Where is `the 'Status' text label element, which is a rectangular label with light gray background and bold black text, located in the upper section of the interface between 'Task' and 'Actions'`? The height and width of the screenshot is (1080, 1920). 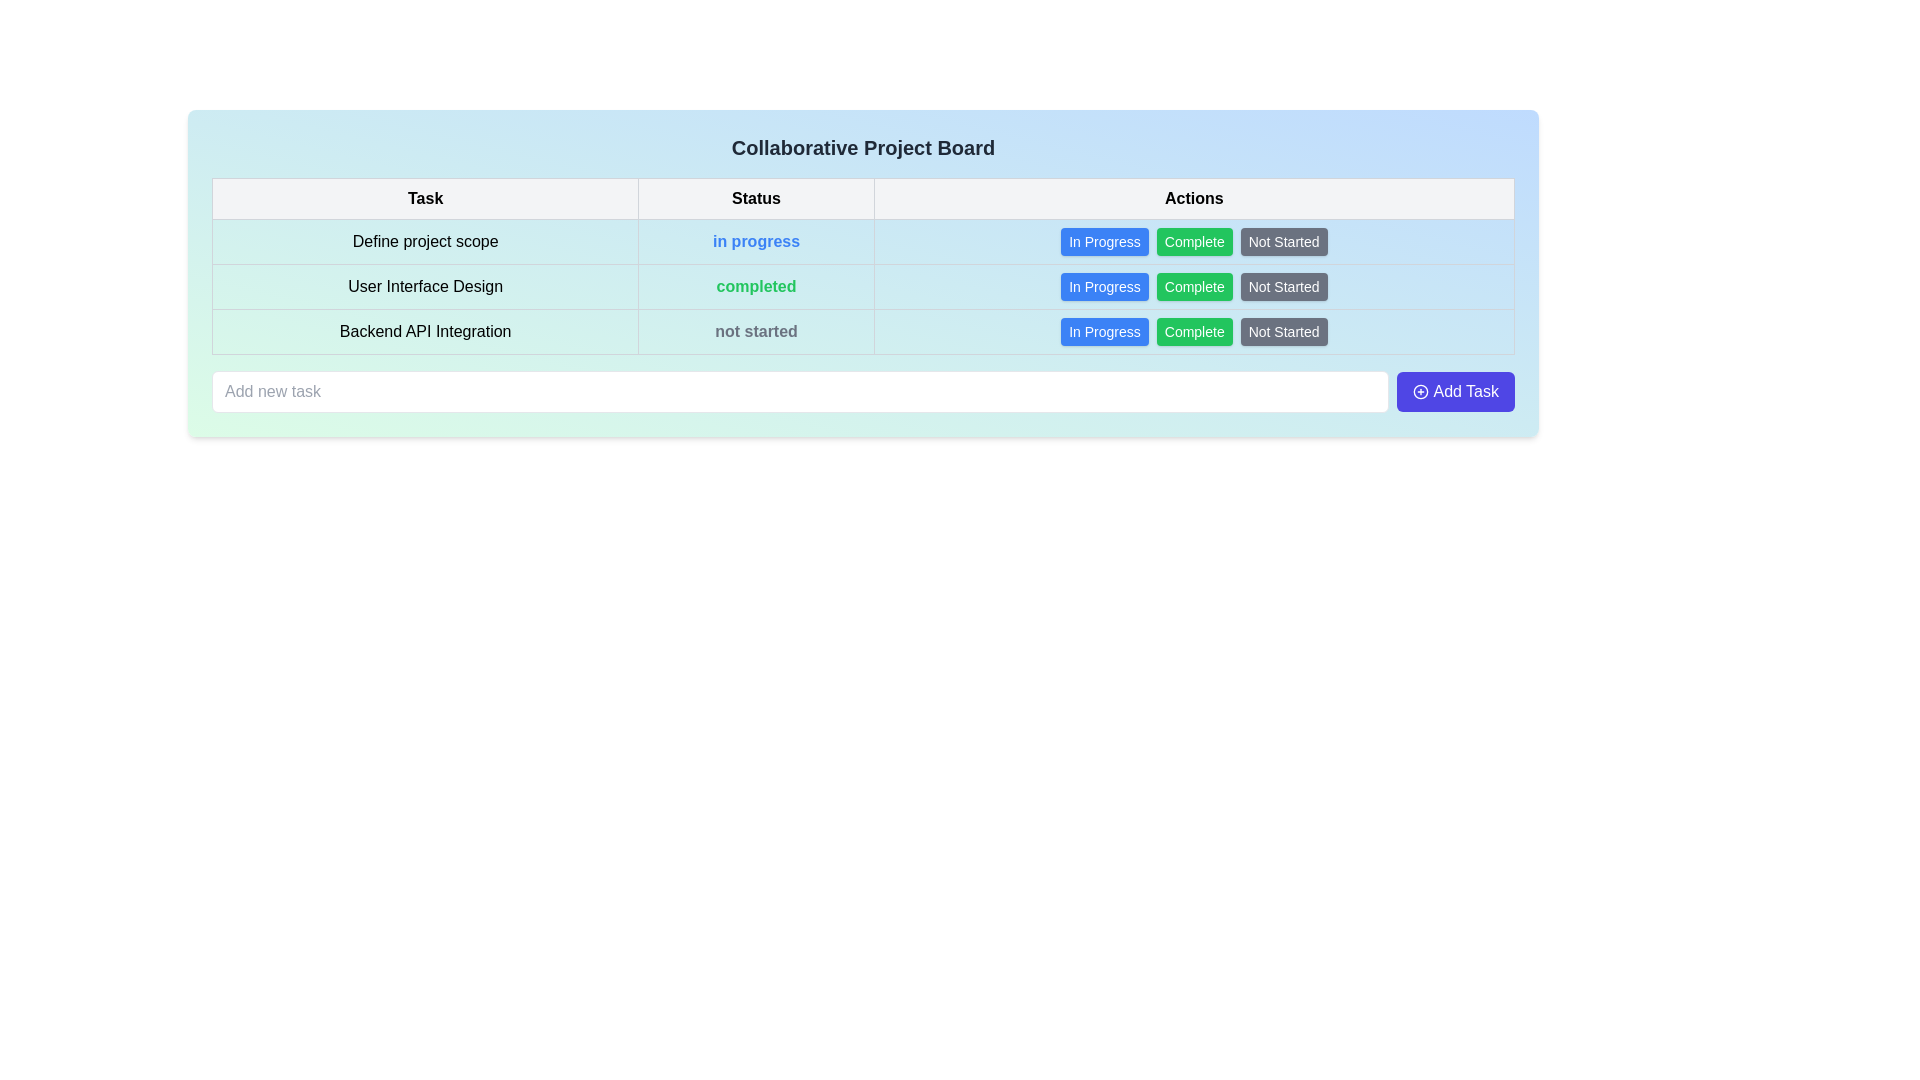
the 'Status' text label element, which is a rectangular label with light gray background and bold black text, located in the upper section of the interface between 'Task' and 'Actions' is located at coordinates (755, 199).